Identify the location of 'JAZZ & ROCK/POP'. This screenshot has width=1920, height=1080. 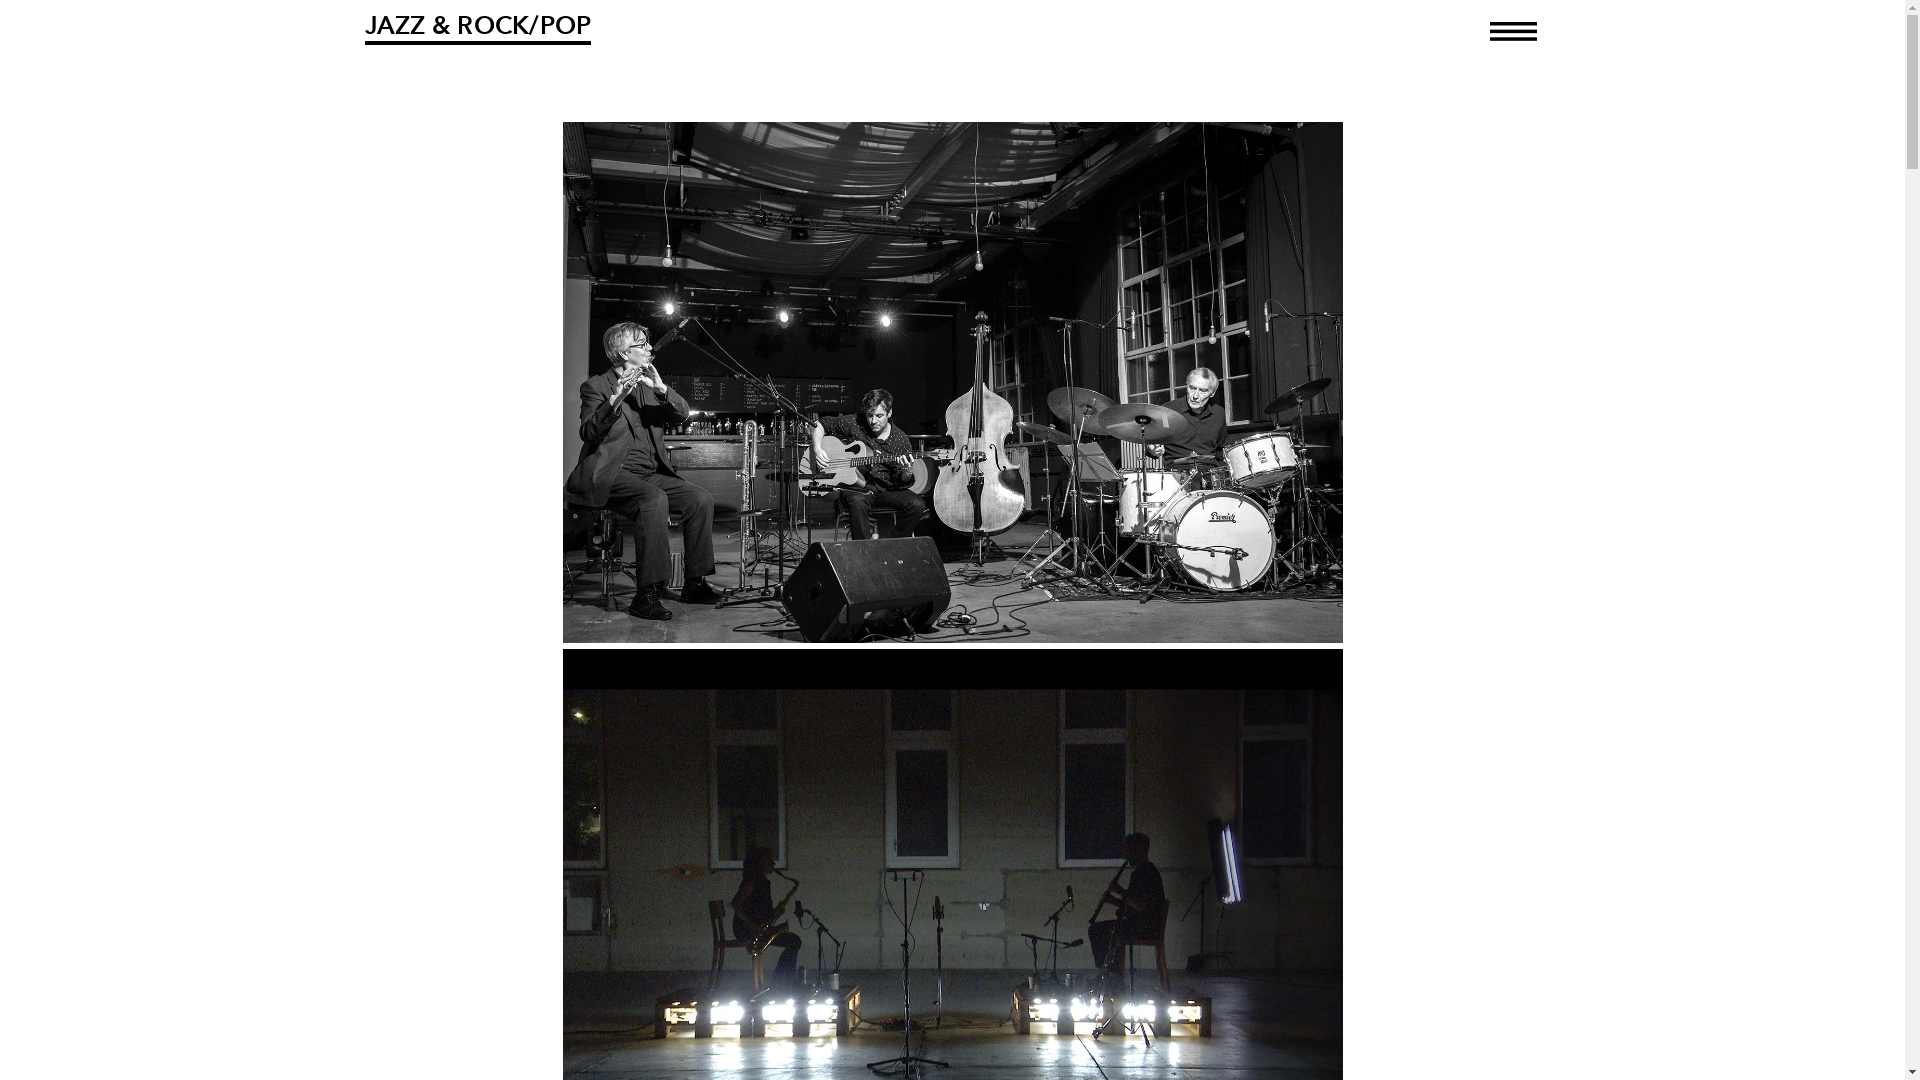
(476, 27).